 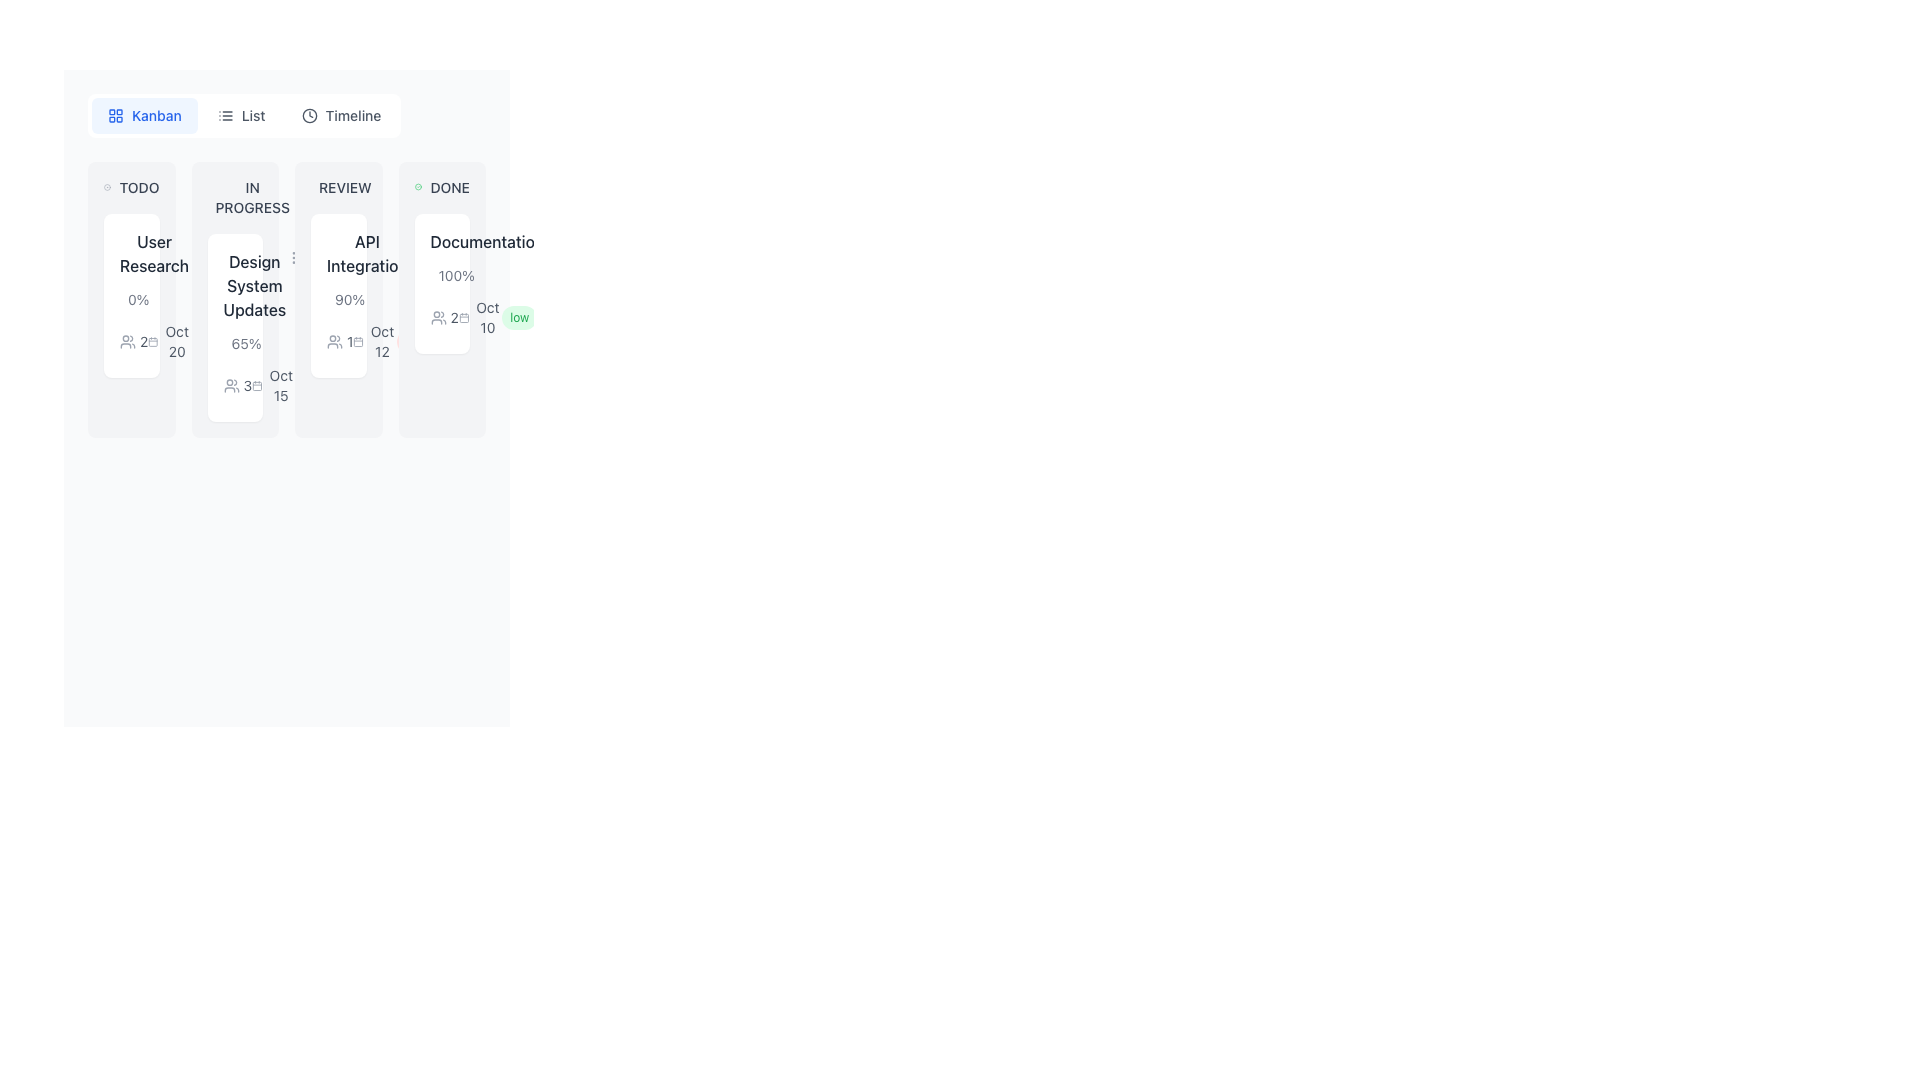 What do you see at coordinates (286, 300) in the screenshot?
I see `on the card component titled 'Design System Updates' located in the 'IN PROGRESS' column of the grid layout` at bounding box center [286, 300].